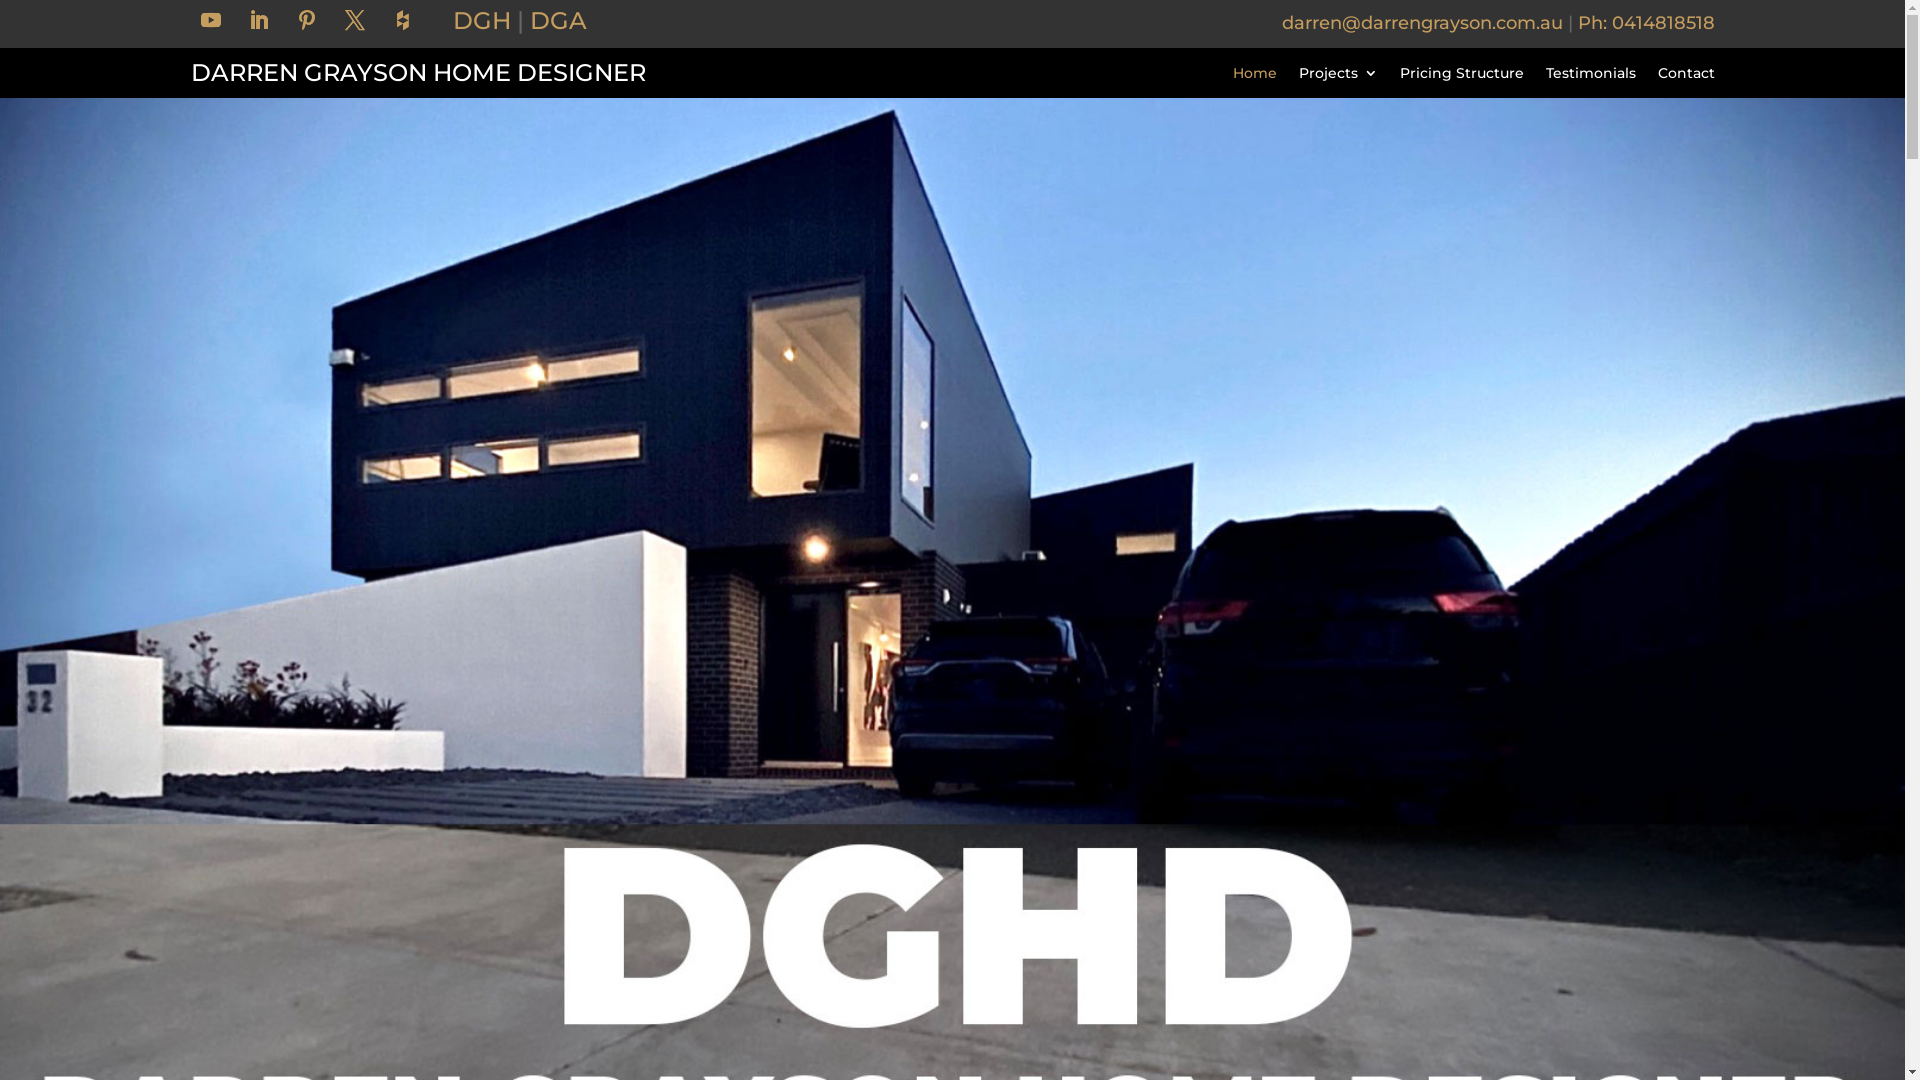  I want to click on 'Follow on LinkedIn', so click(258, 19).